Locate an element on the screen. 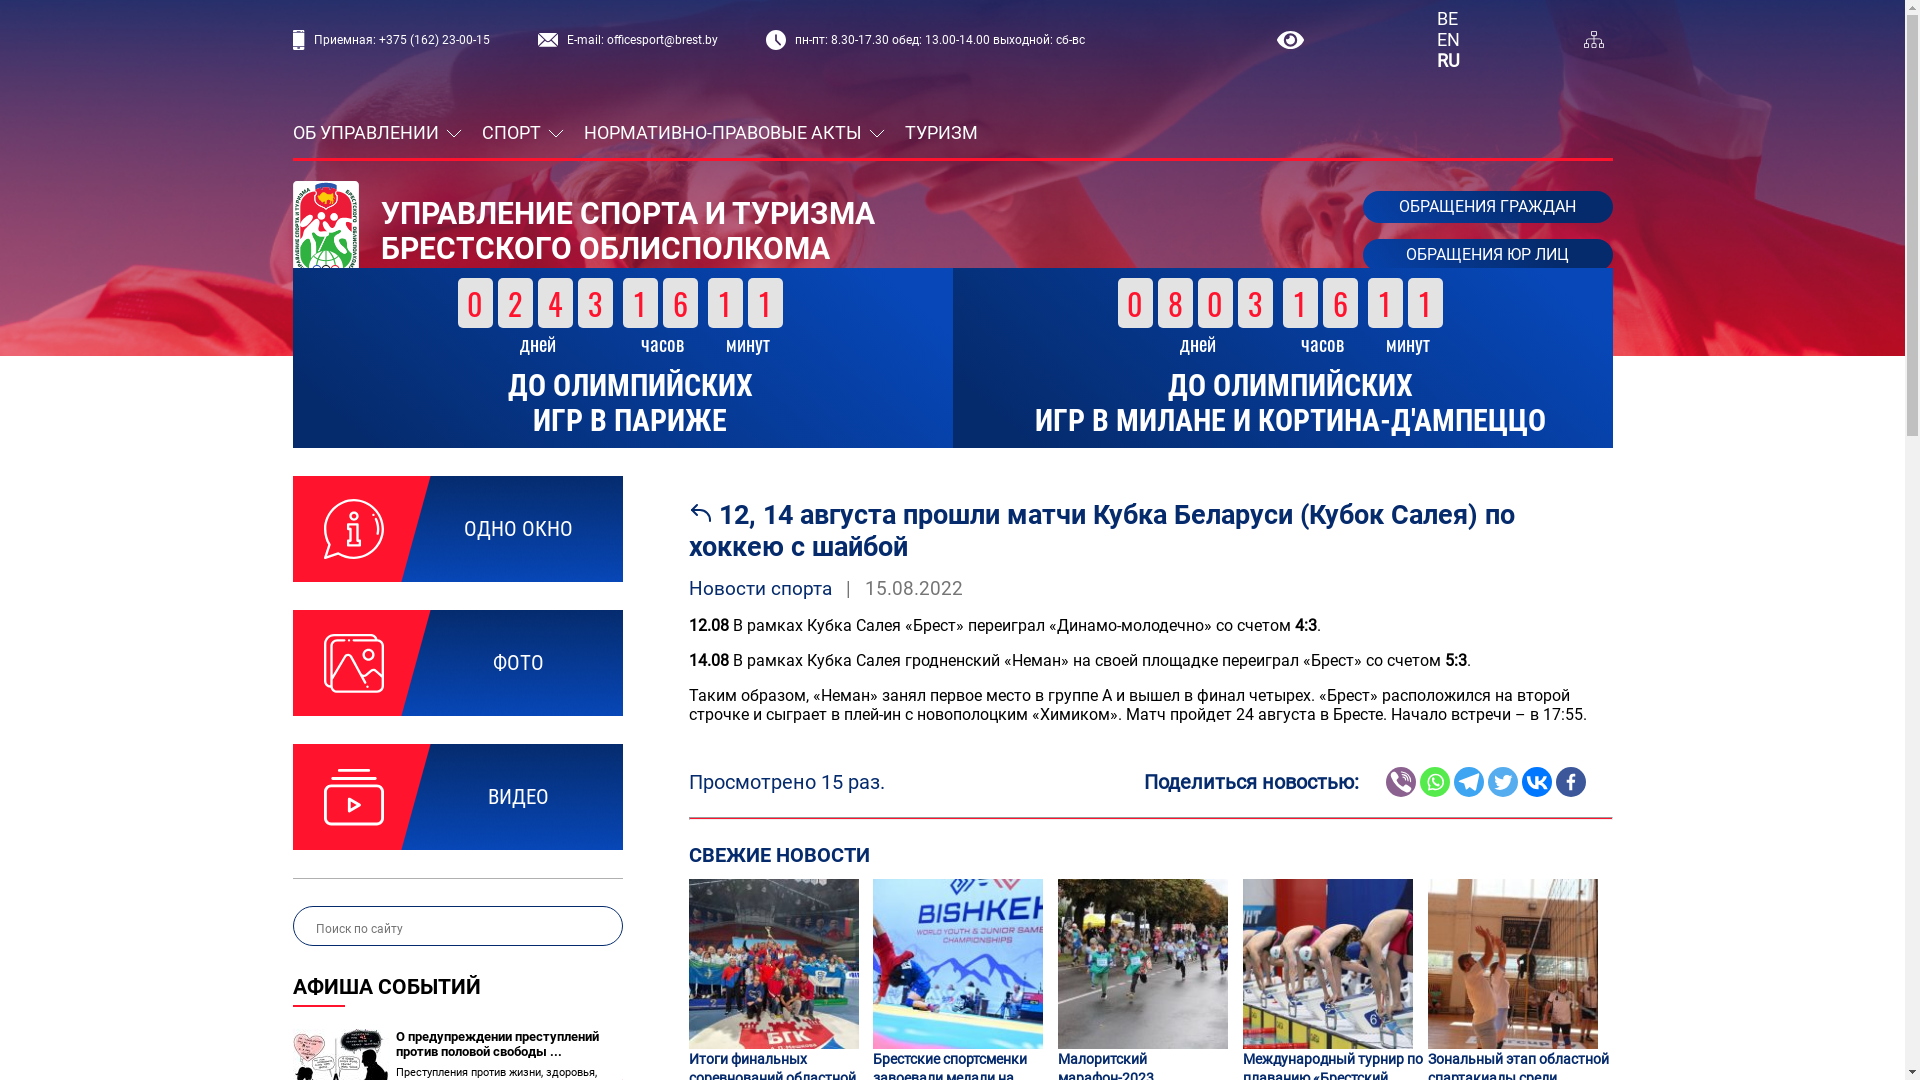  'Facebook' is located at coordinates (1569, 781).